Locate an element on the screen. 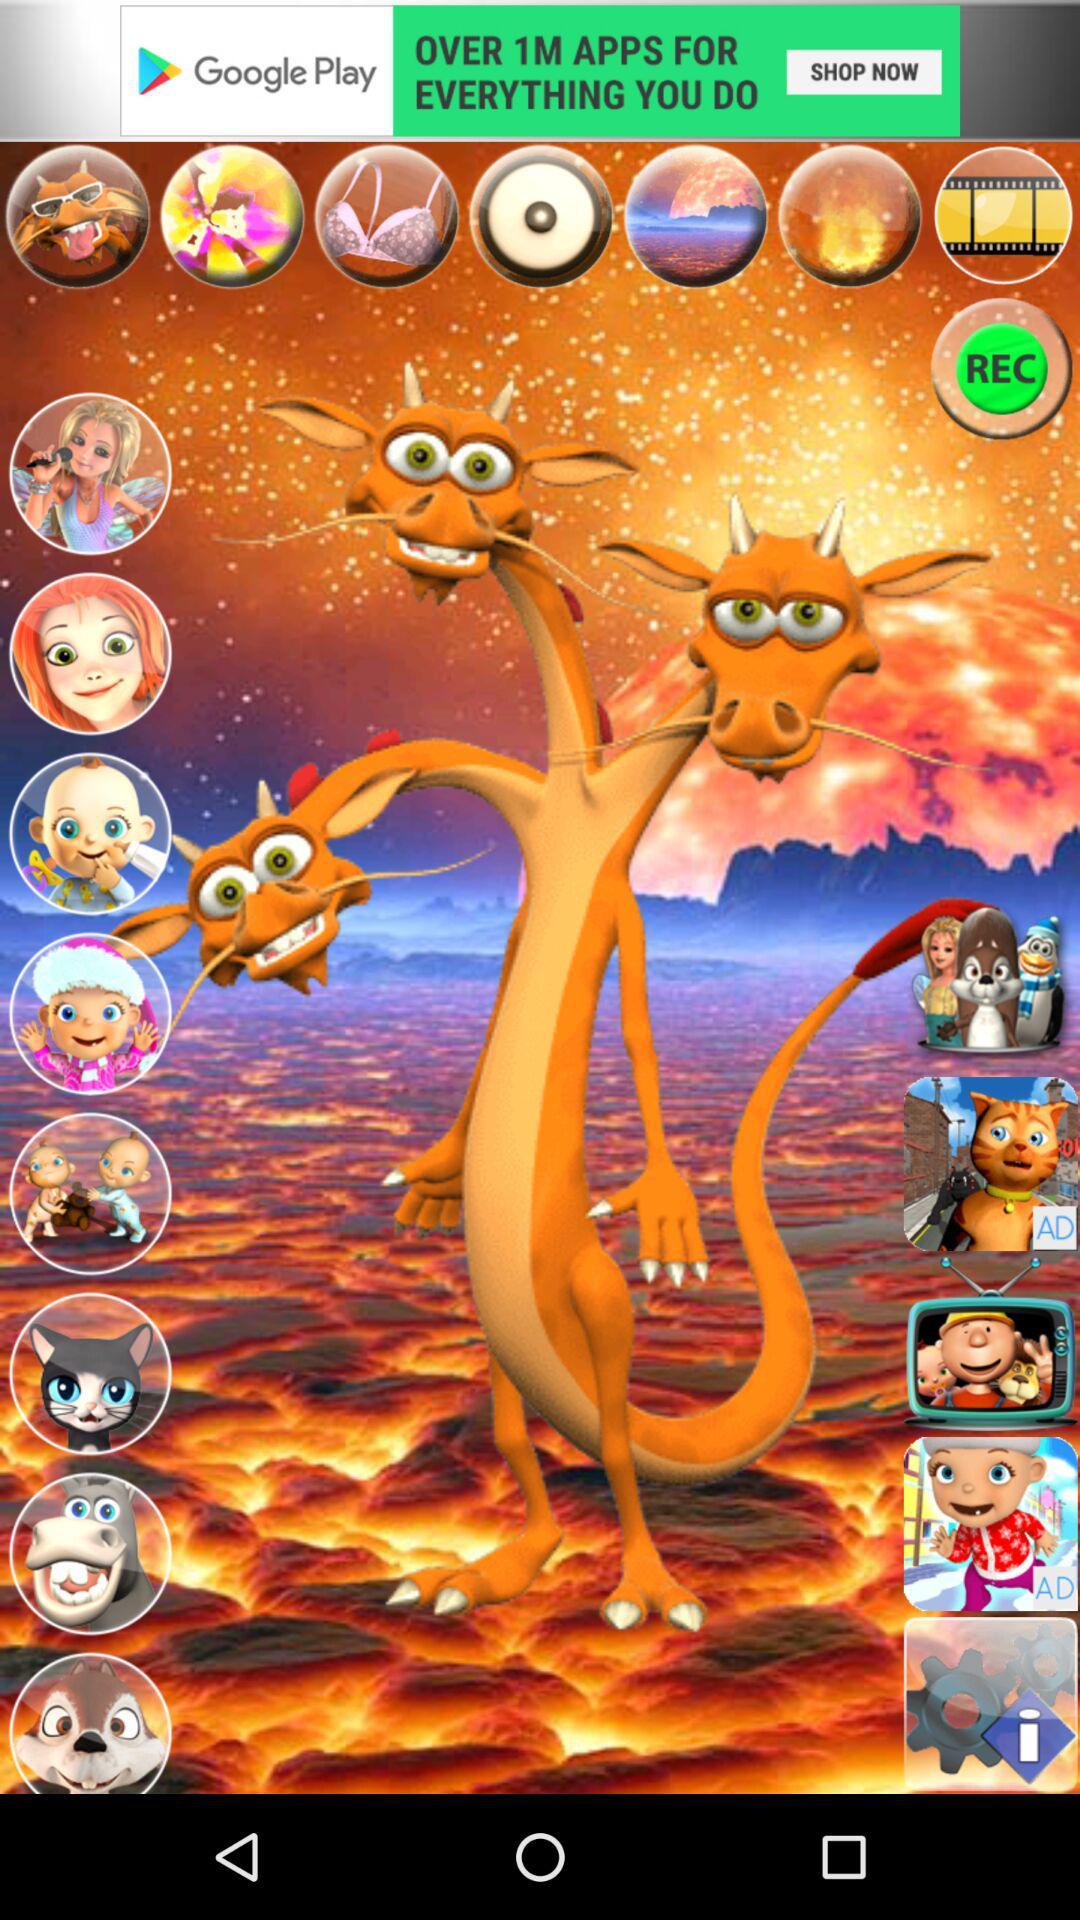  games is located at coordinates (230, 216).